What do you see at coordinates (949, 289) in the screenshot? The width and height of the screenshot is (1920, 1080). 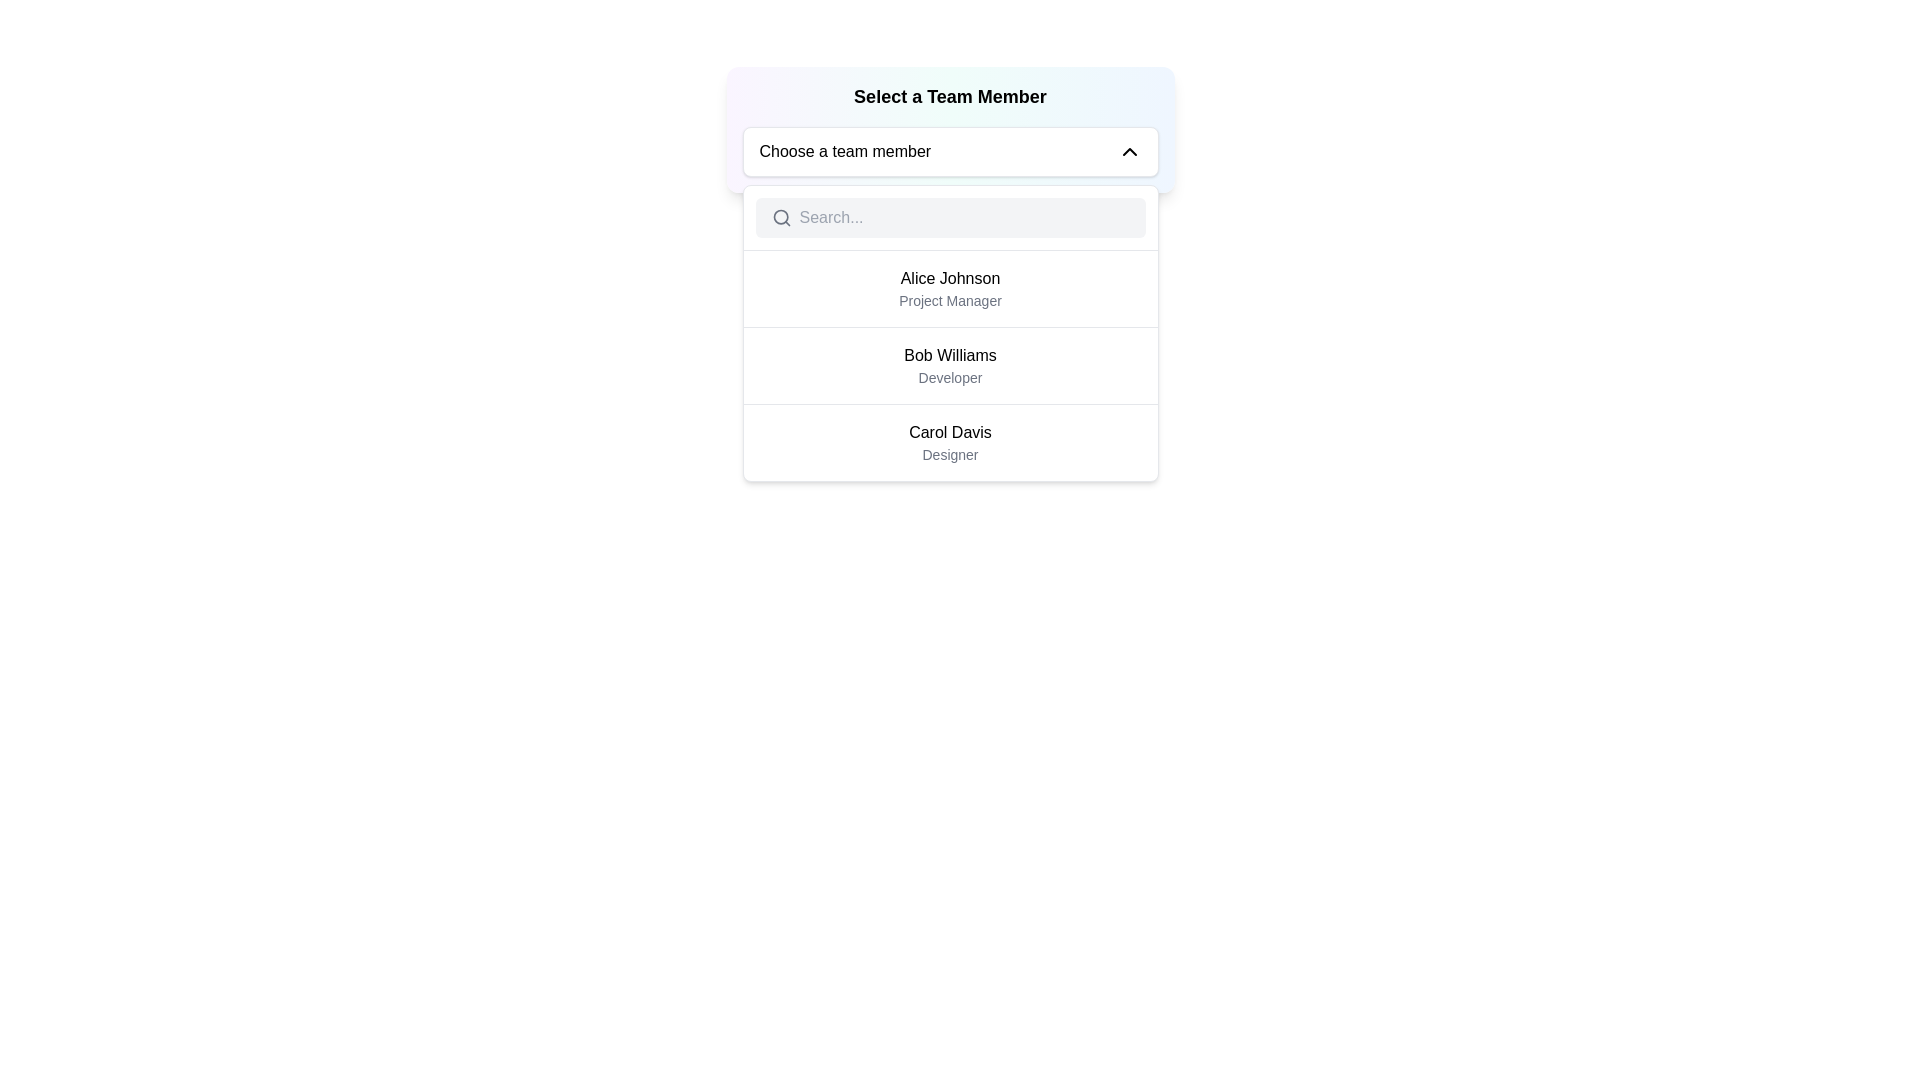 I see `the dropdown list item displaying 'Alice Johnson'` at bounding box center [949, 289].